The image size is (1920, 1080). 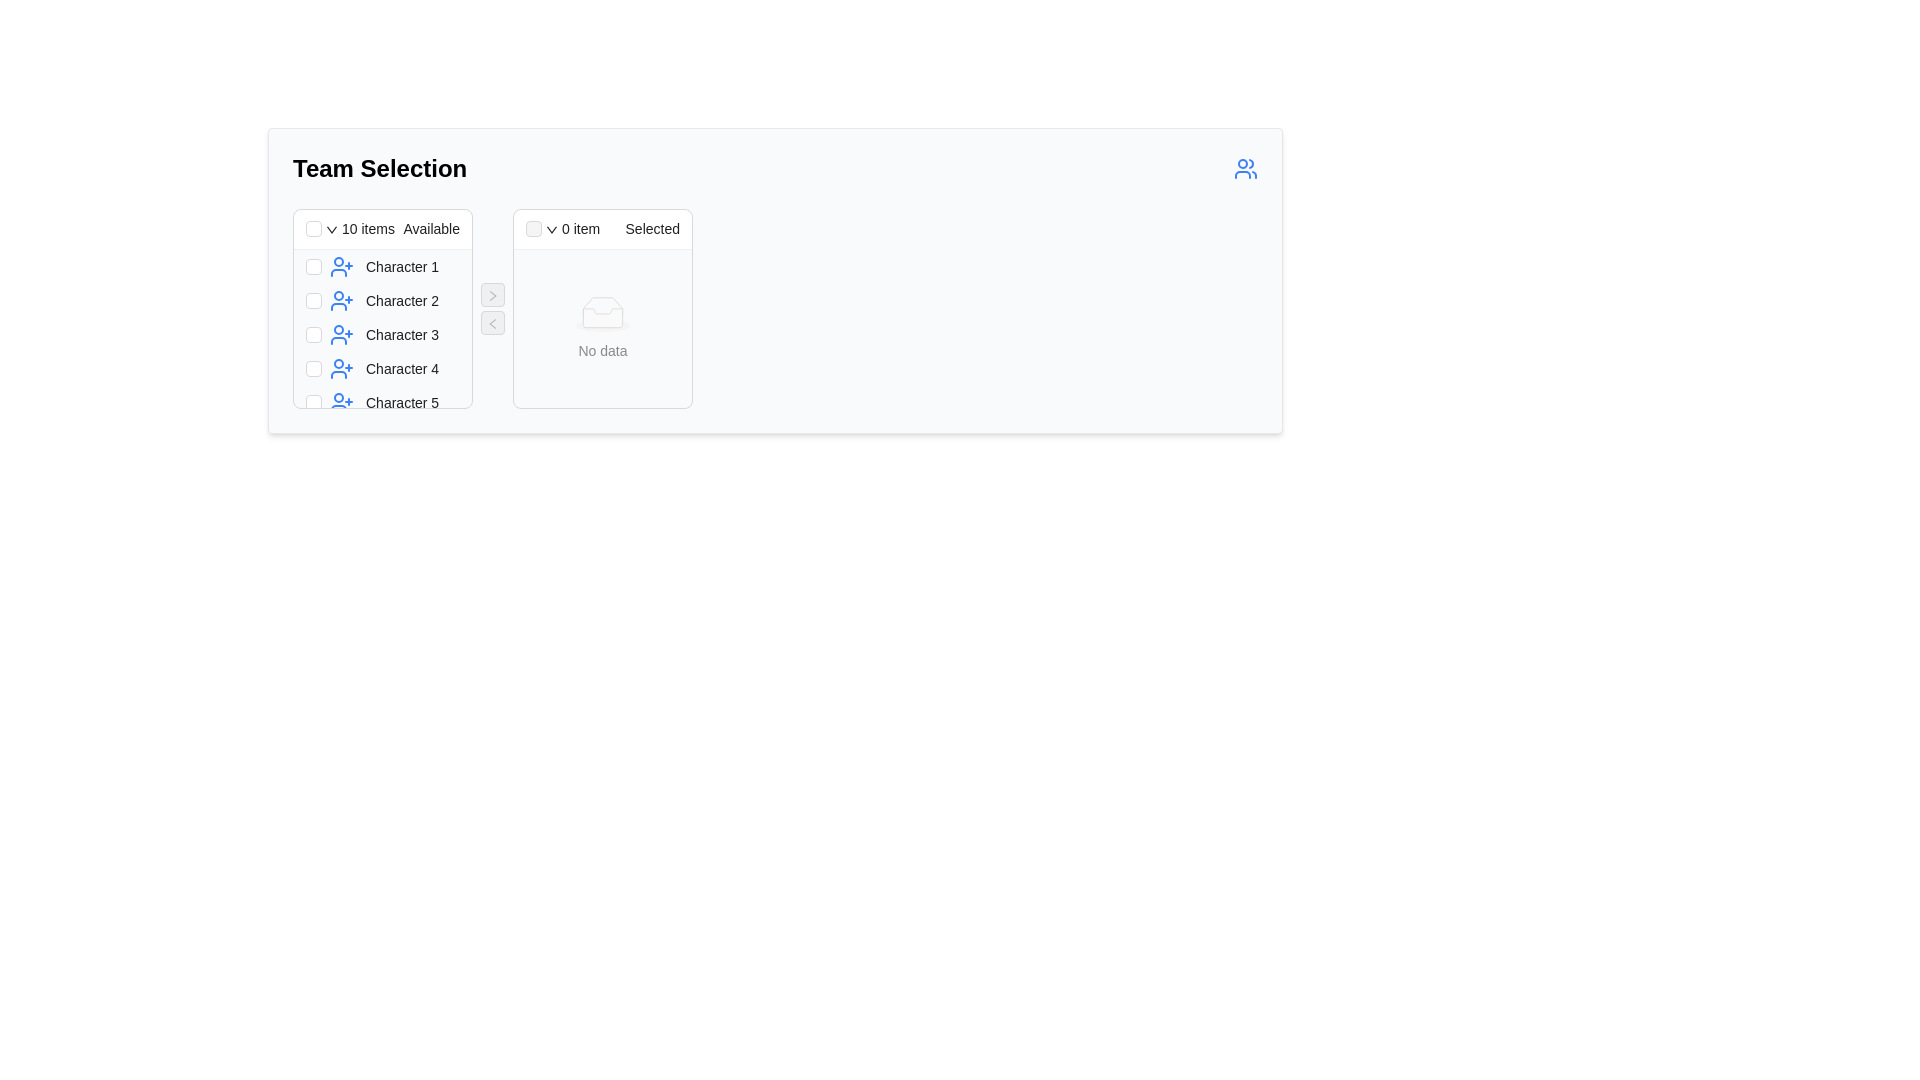 I want to click on the text label displaying 'Character 4', which is located to the right of a blue user icon with a plus sign and is the fourth item in a vertical list, so click(x=401, y=369).